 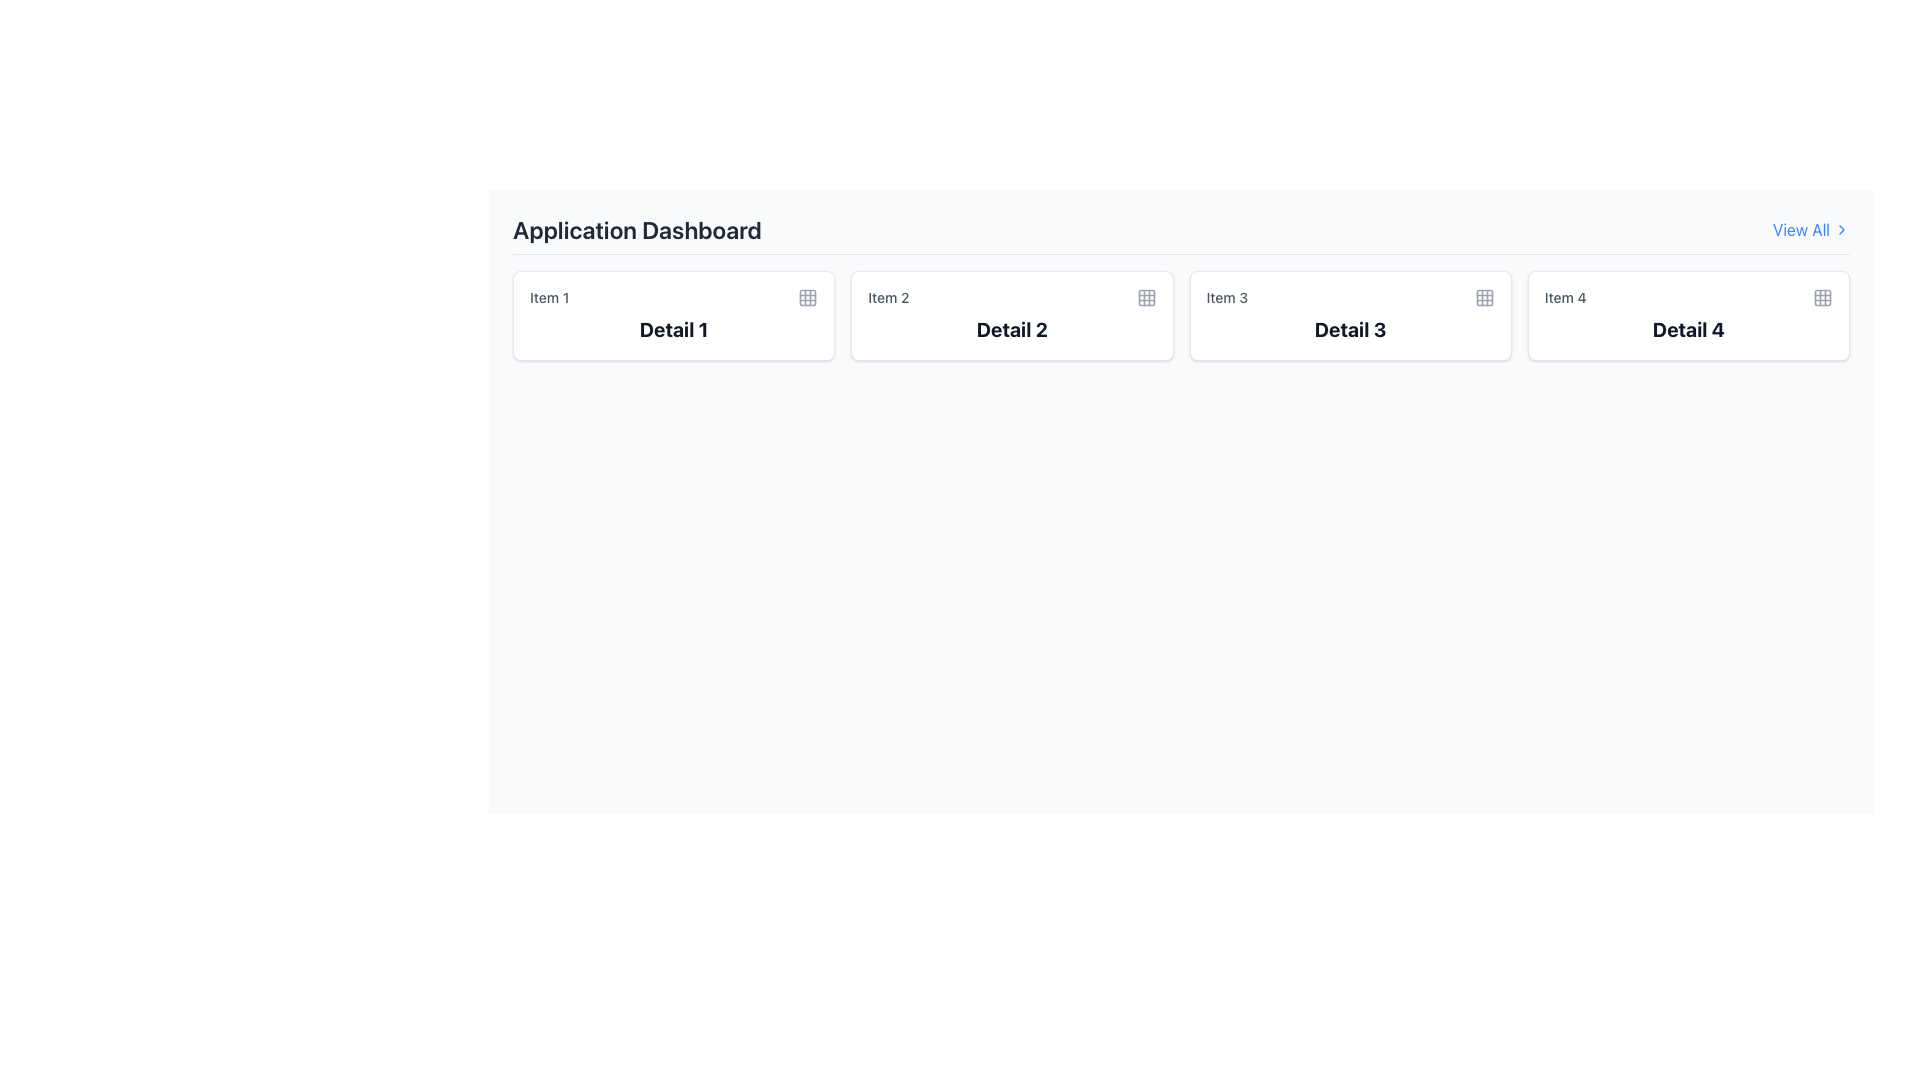 I want to click on the 'View All' hyperlink with the right-pointing chevron icon, so click(x=1811, y=229).